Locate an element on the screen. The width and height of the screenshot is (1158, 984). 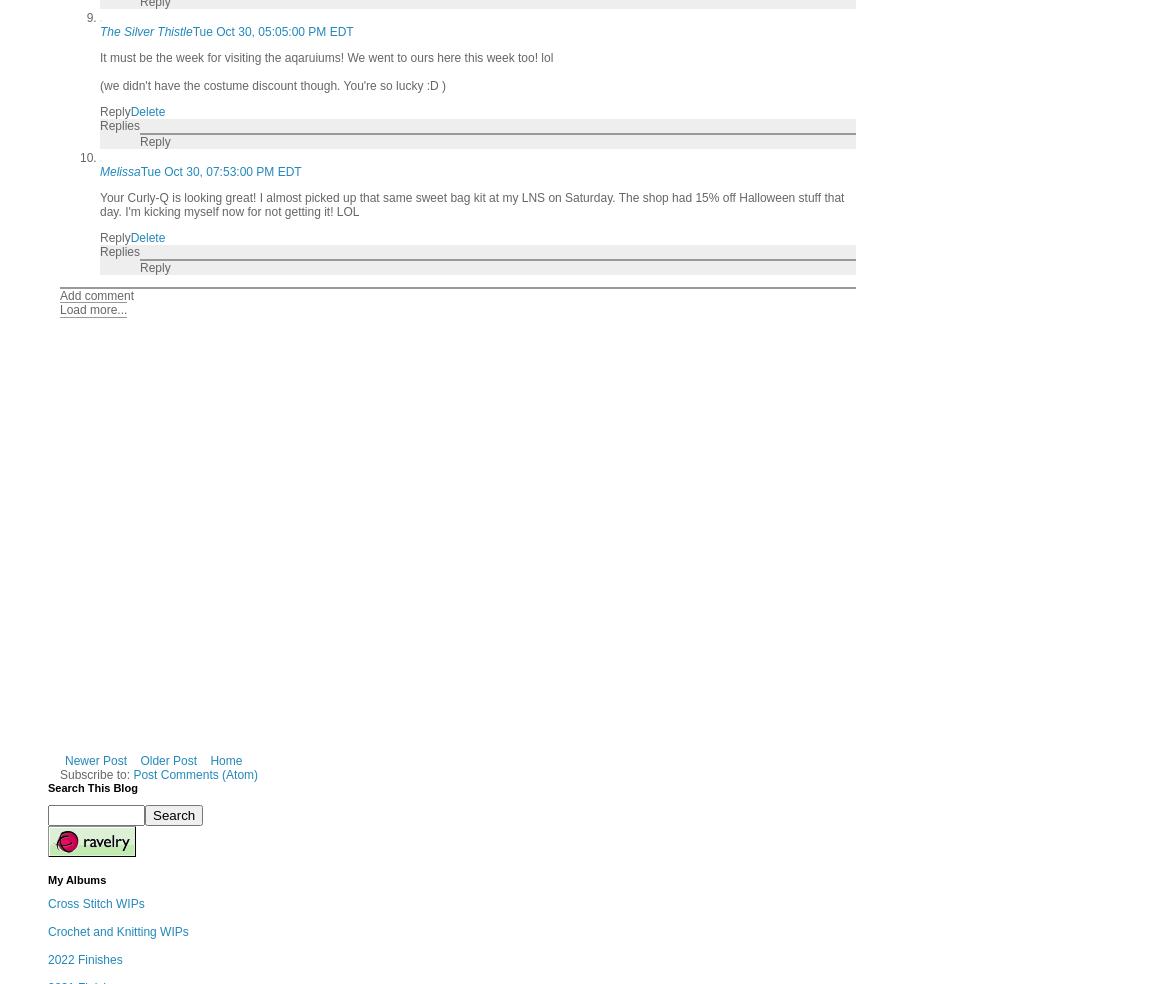
'Tue Oct 30, 07:53:00 PM EDT' is located at coordinates (220, 172).